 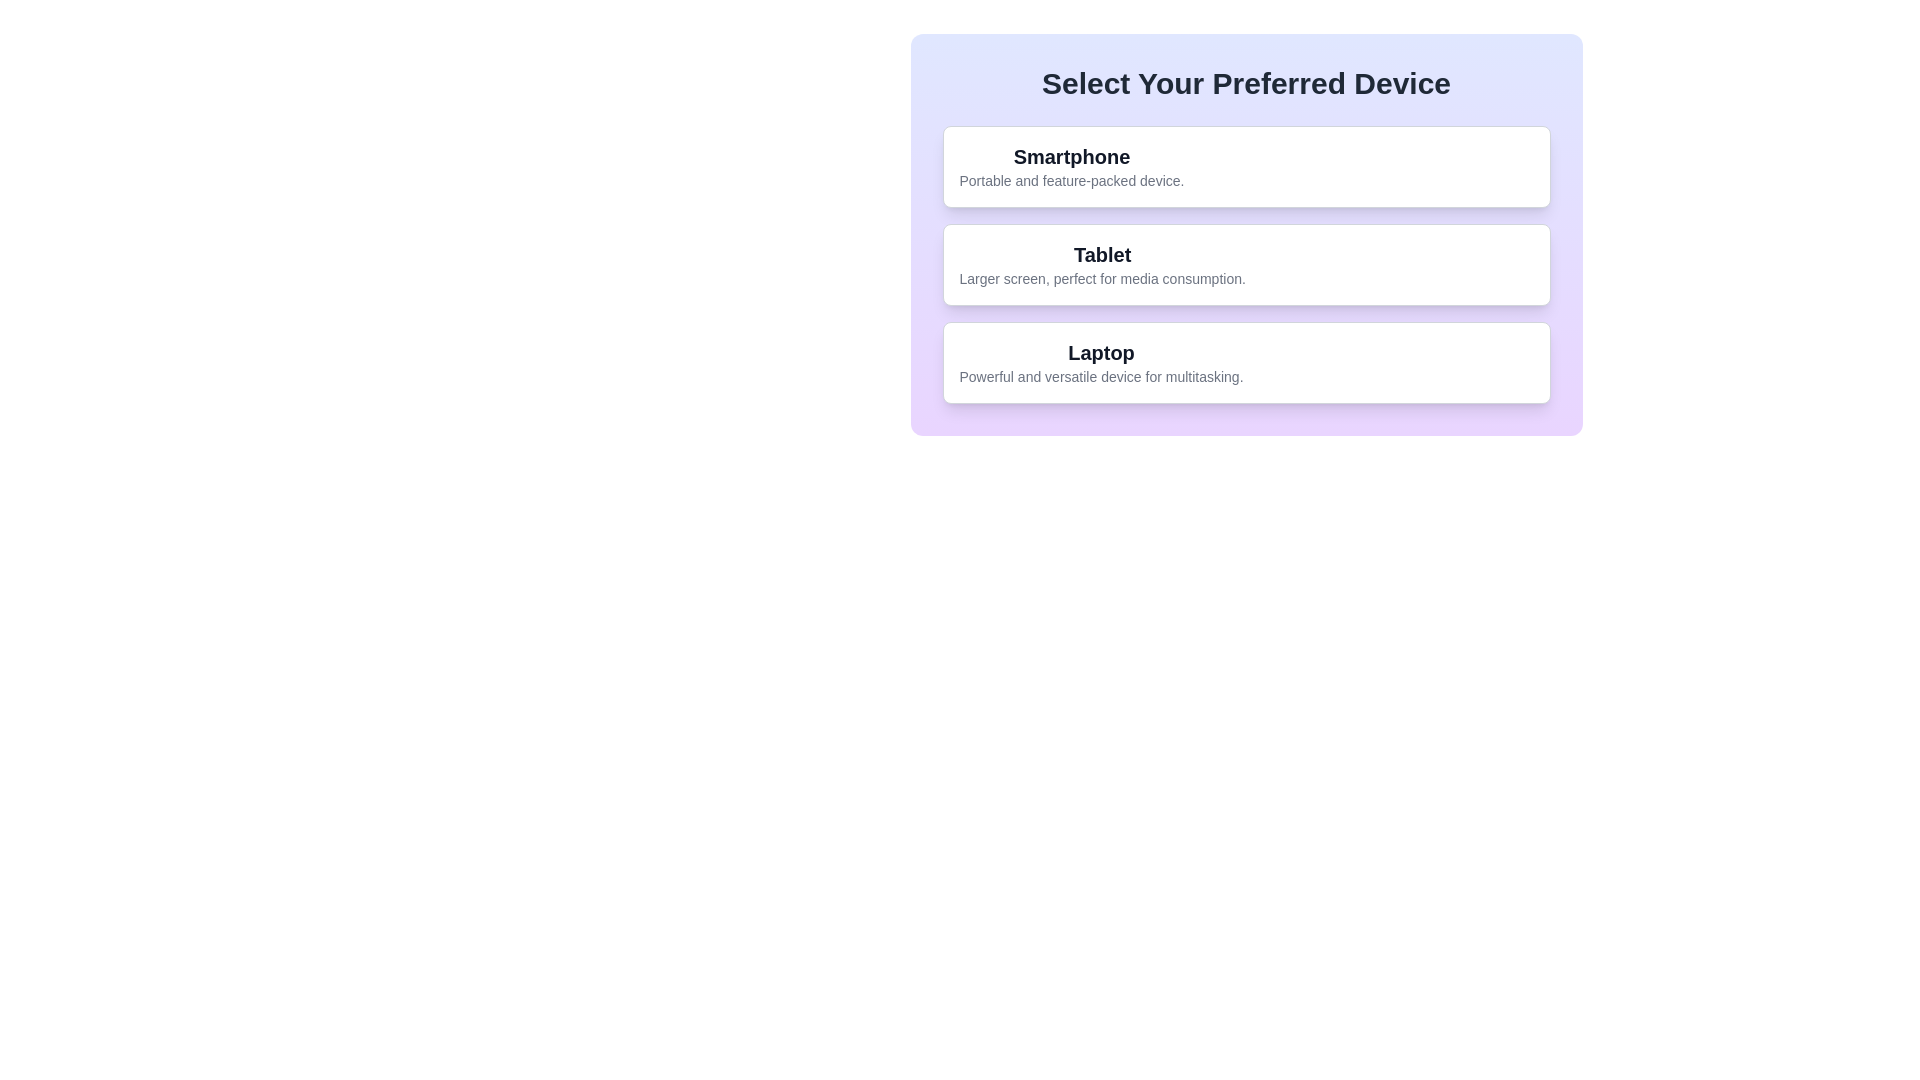 What do you see at coordinates (1245, 234) in the screenshot?
I see `the highlighted card-like selection panel` at bounding box center [1245, 234].